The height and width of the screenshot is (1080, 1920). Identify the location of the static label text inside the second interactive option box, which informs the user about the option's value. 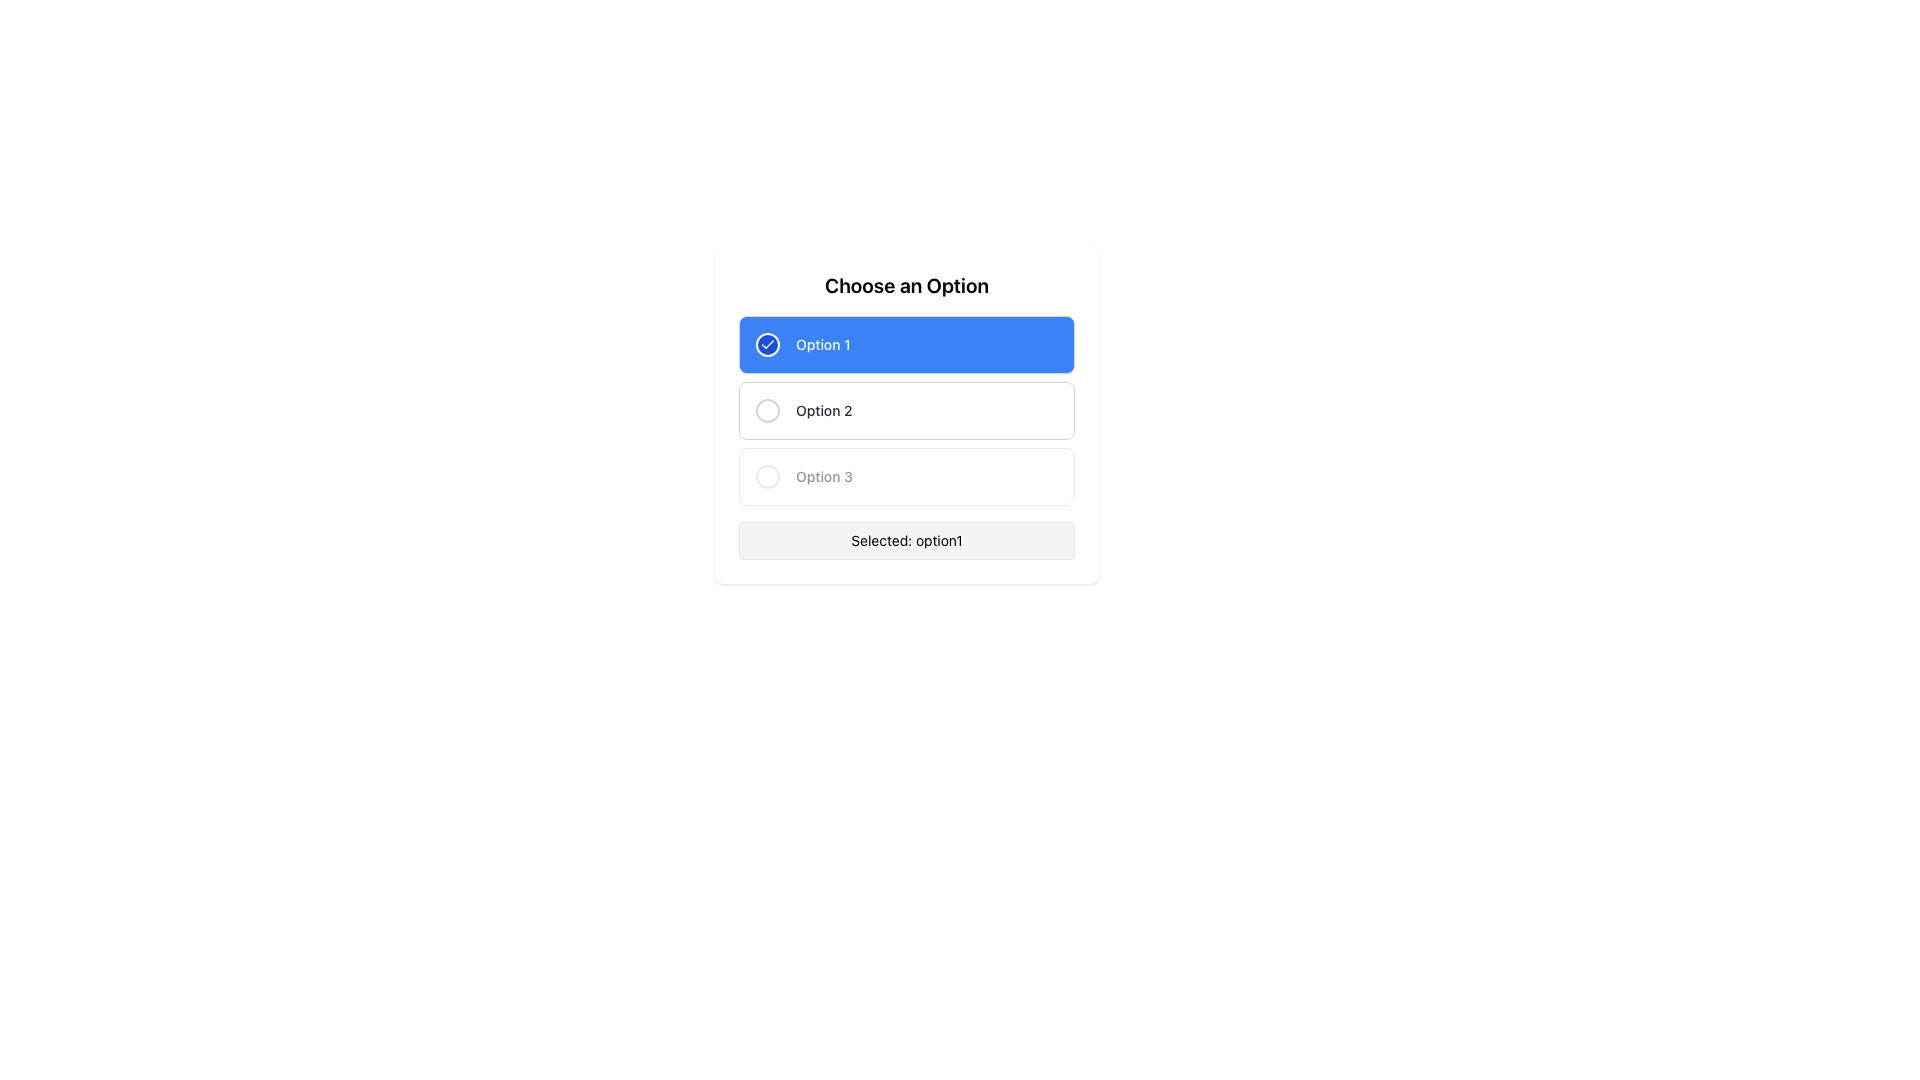
(824, 410).